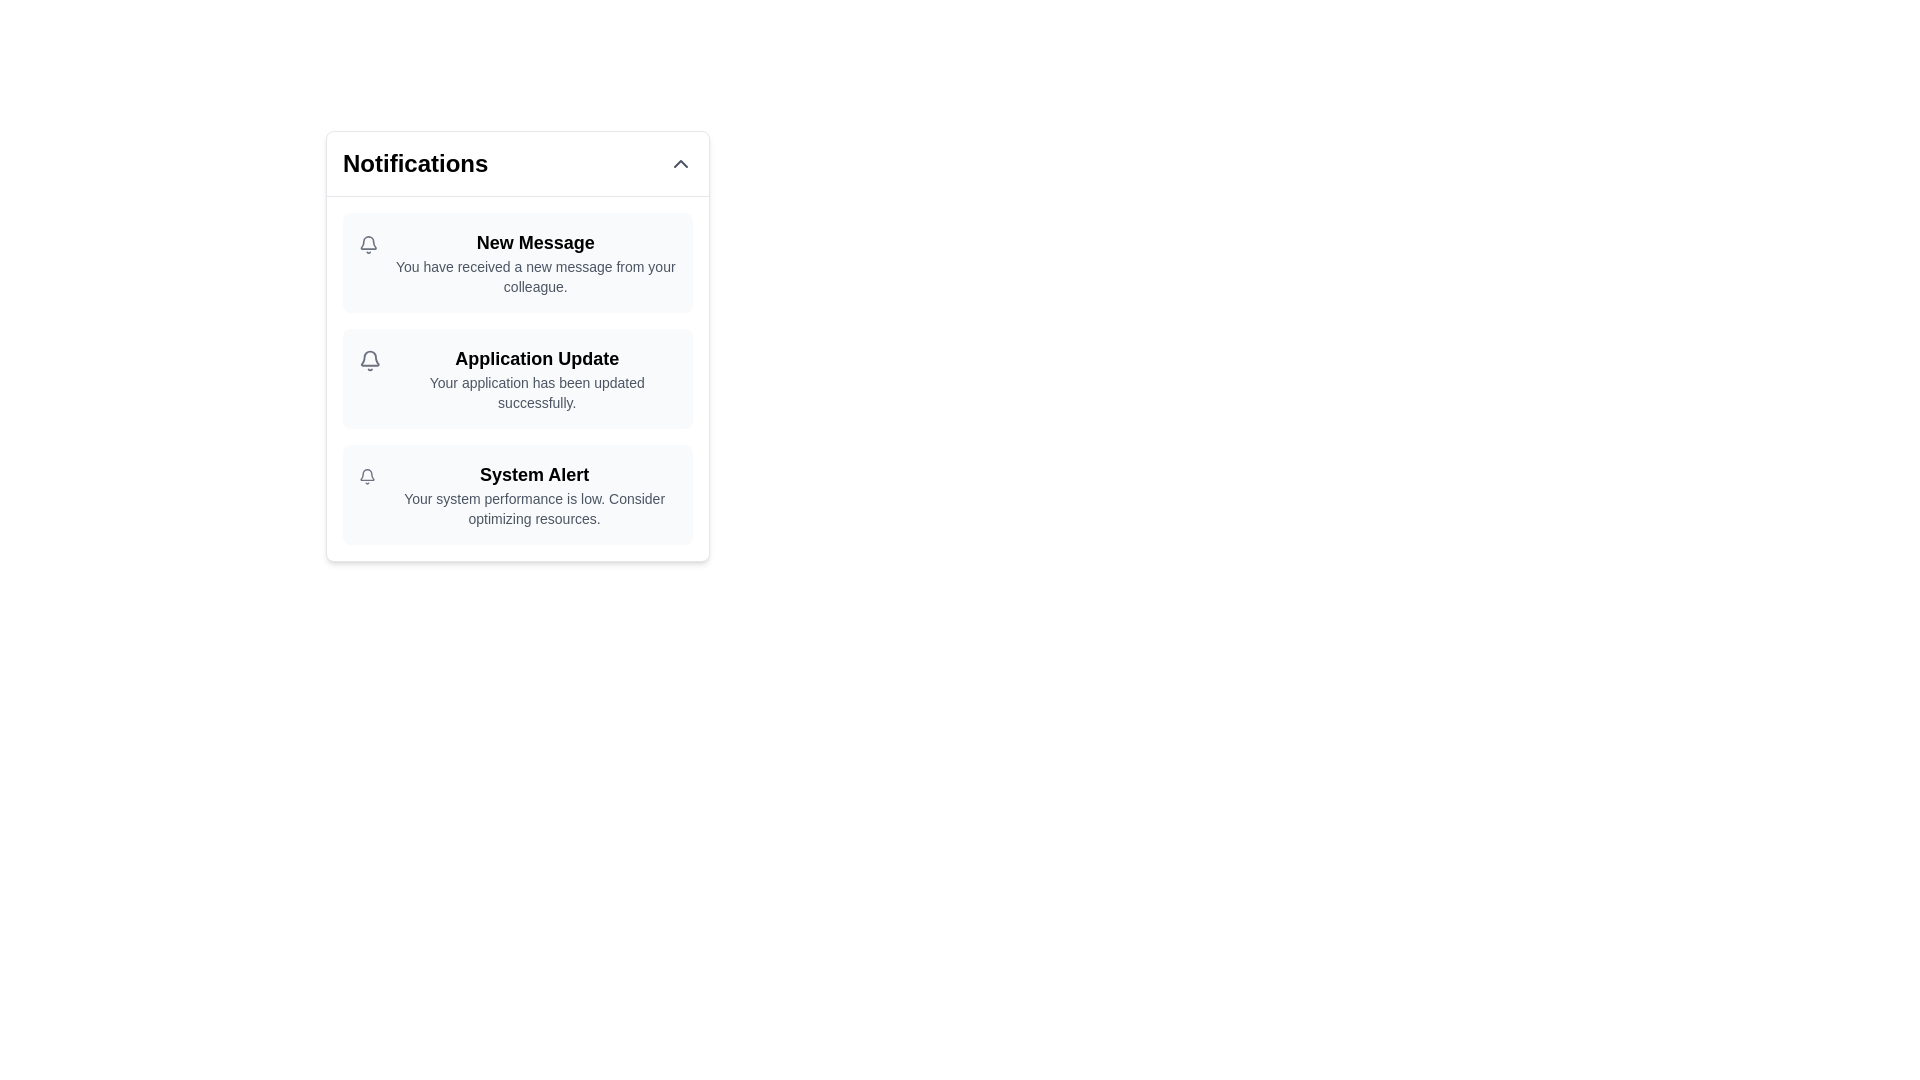  What do you see at coordinates (535, 277) in the screenshot?
I see `the text label displaying the message 'You have received a new message from your colleague.' located directly beneath the title 'New Message.'` at bounding box center [535, 277].